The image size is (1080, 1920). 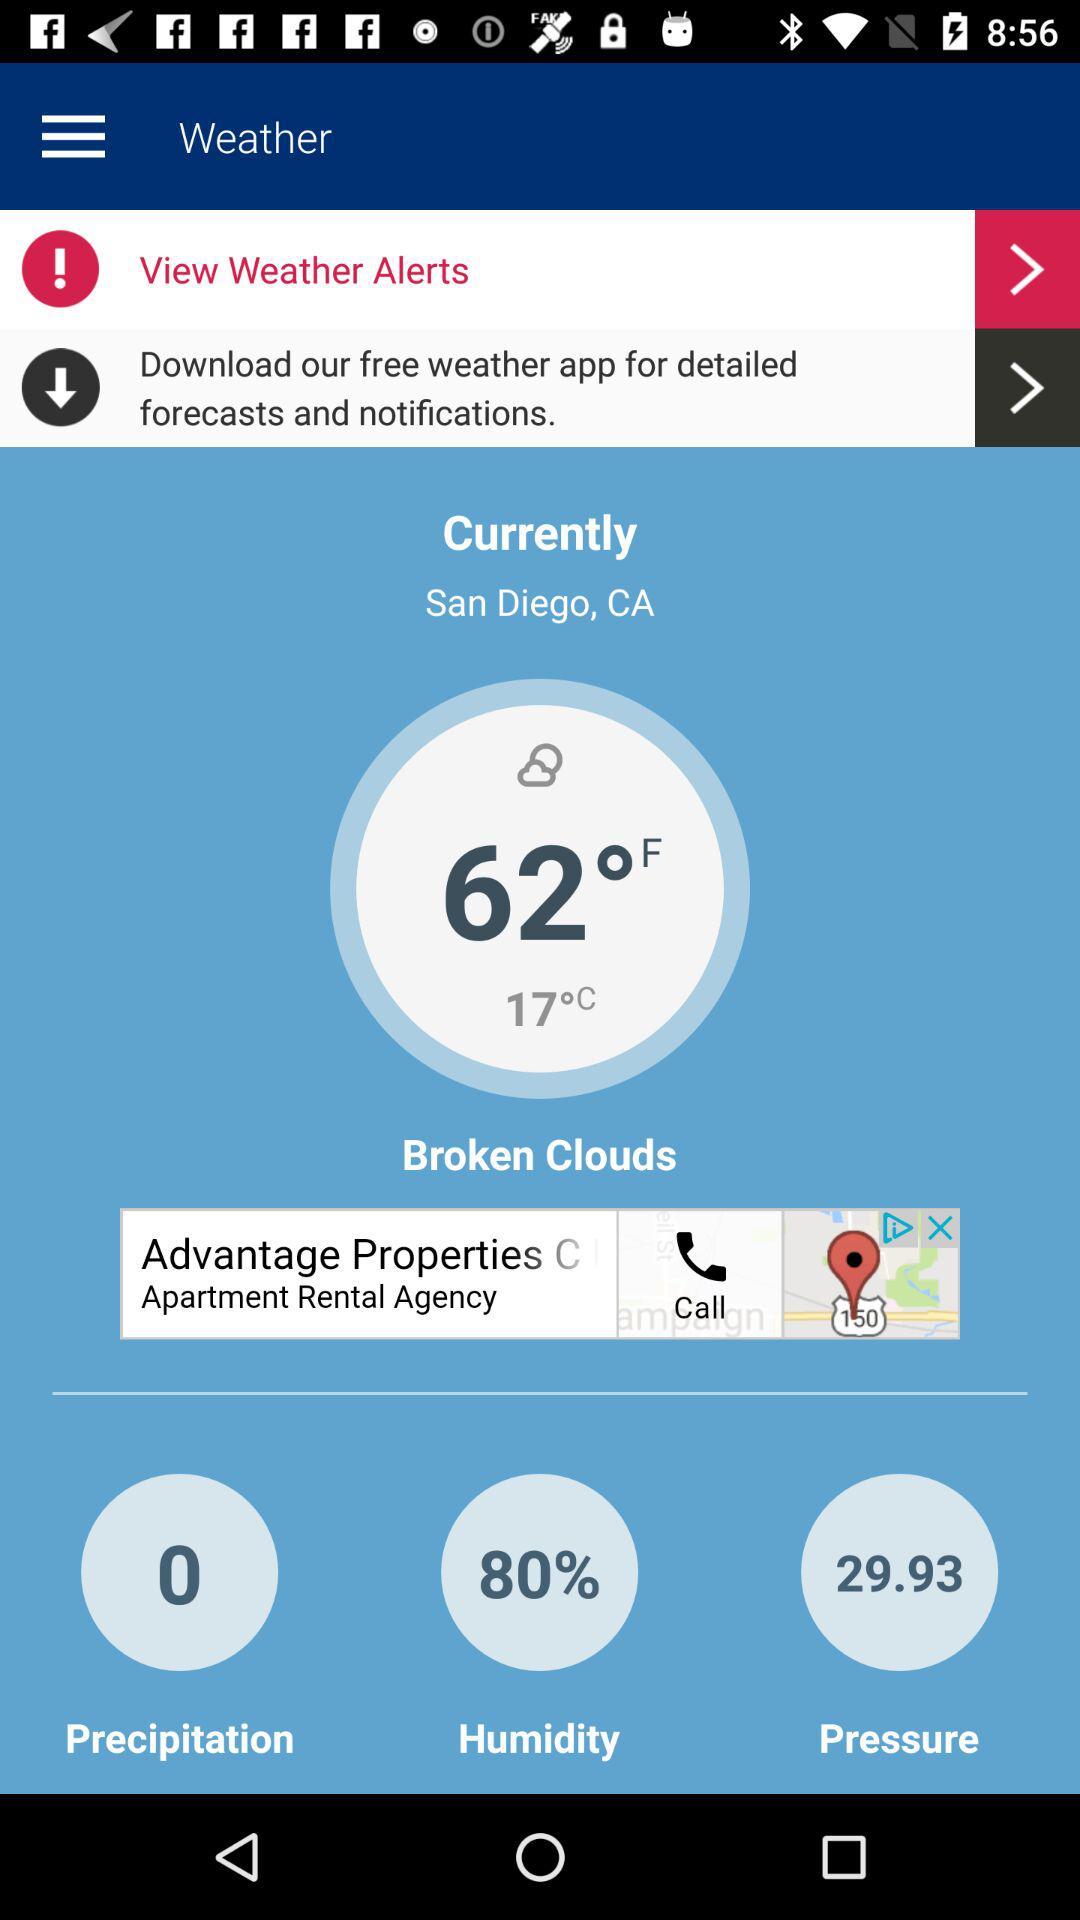 I want to click on open menu options, so click(x=72, y=135).